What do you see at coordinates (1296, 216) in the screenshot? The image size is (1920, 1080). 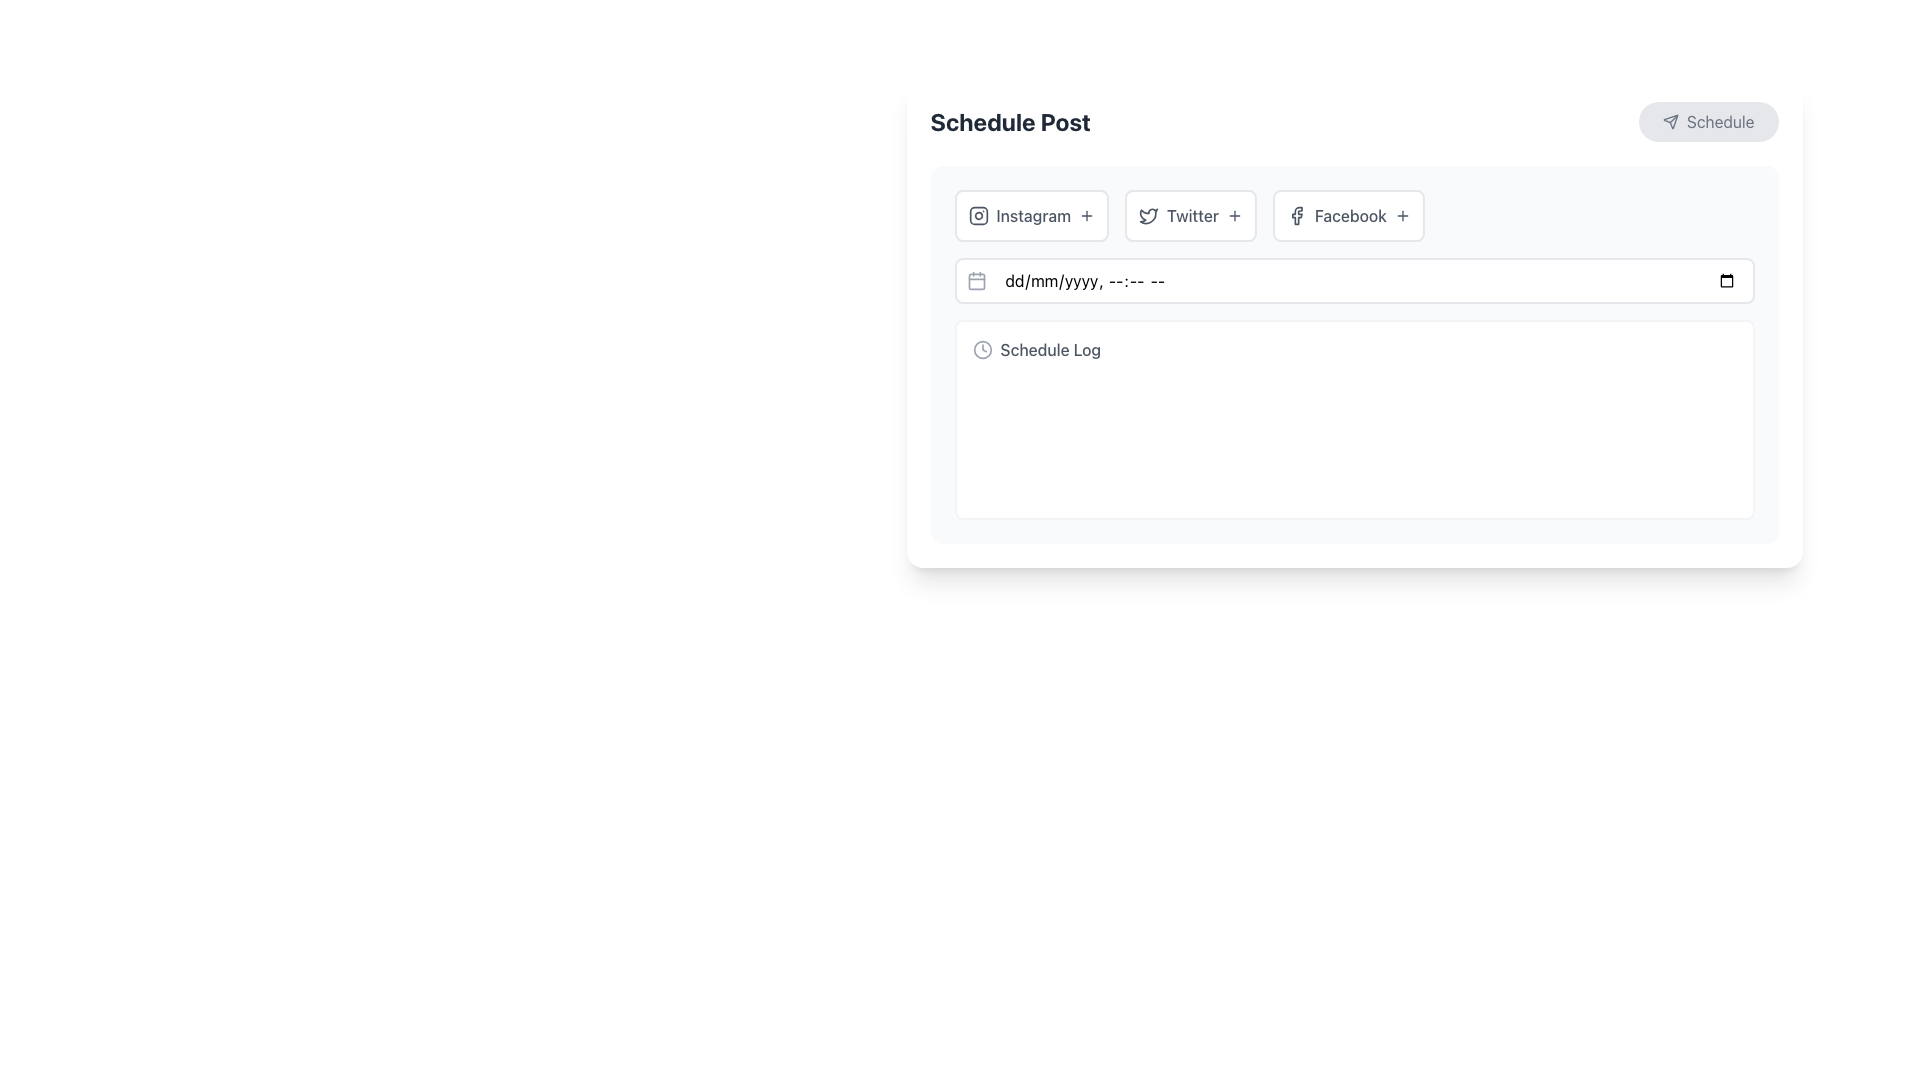 I see `the Facebook icon located in the row of social media buttons, specifically positioned third after Instagram and Twitter` at bounding box center [1296, 216].